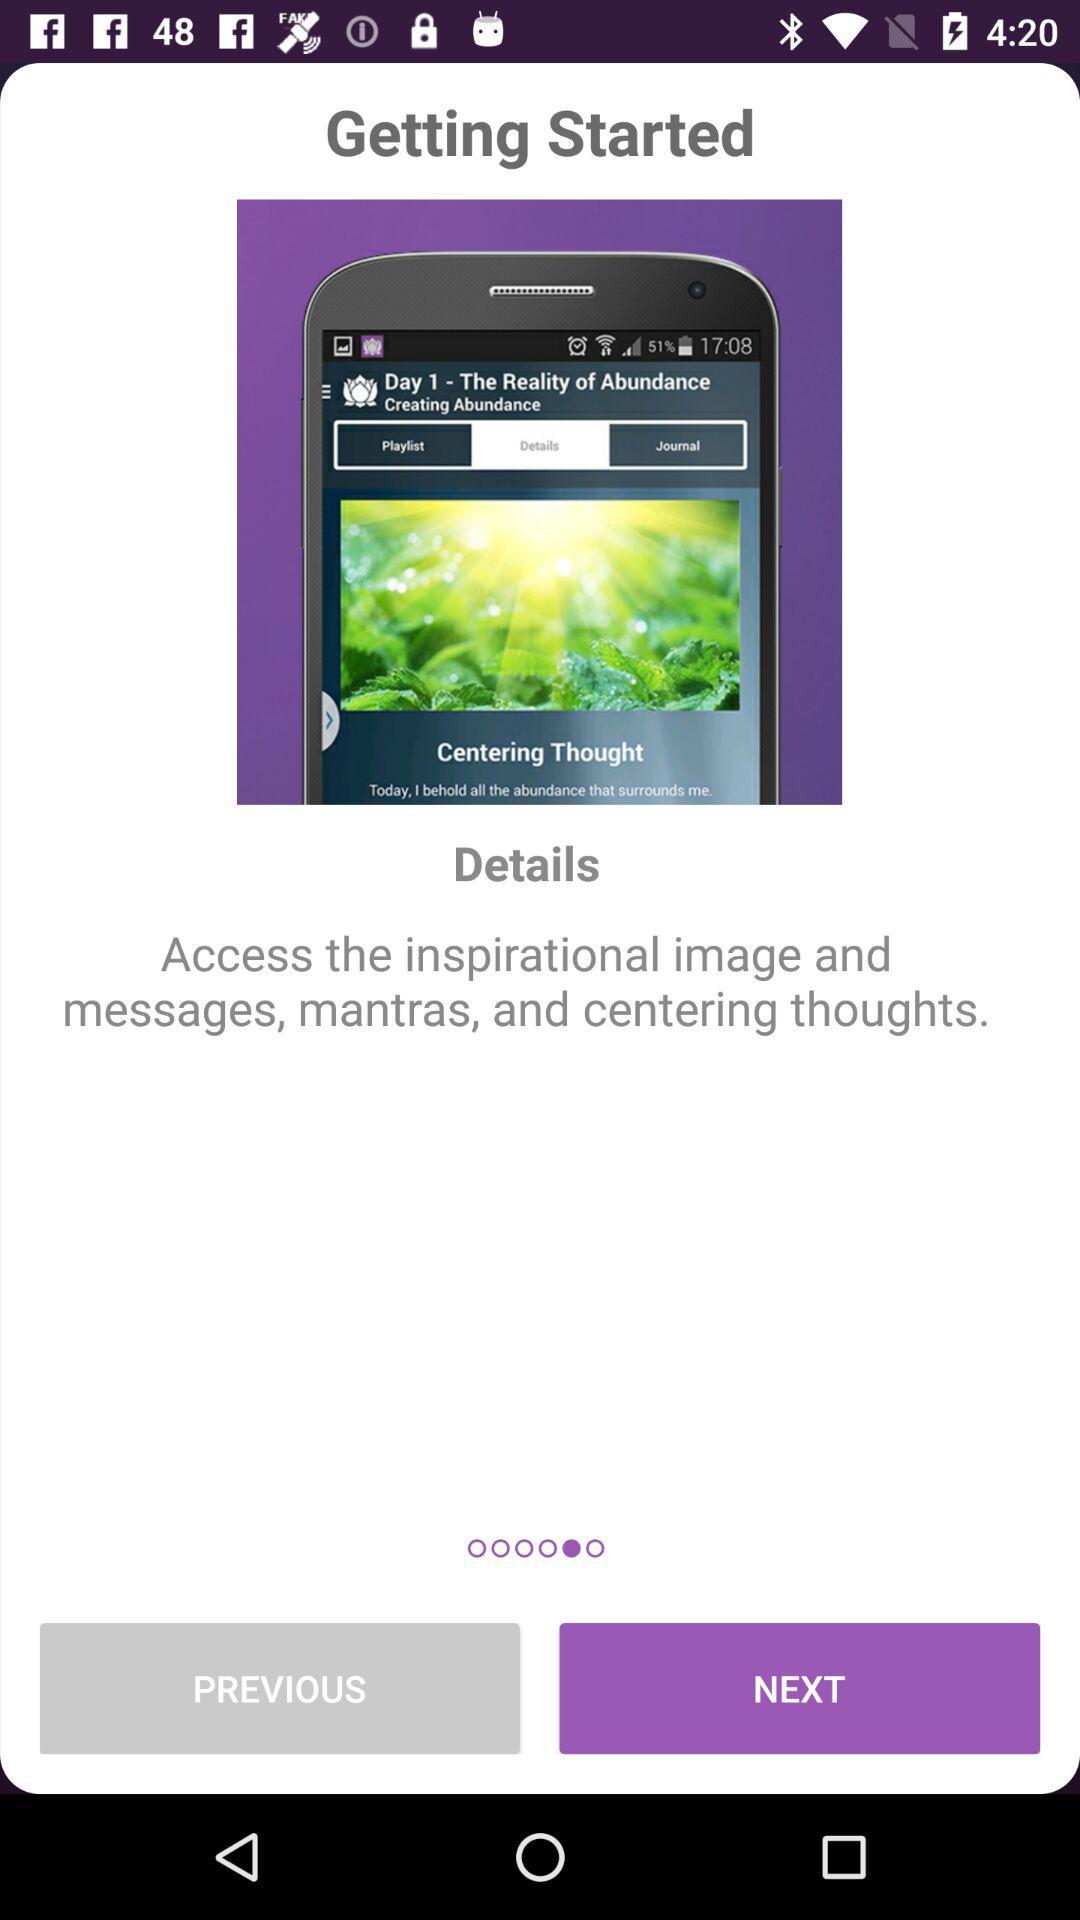  What do you see at coordinates (279, 1687) in the screenshot?
I see `the icon next to the next icon` at bounding box center [279, 1687].